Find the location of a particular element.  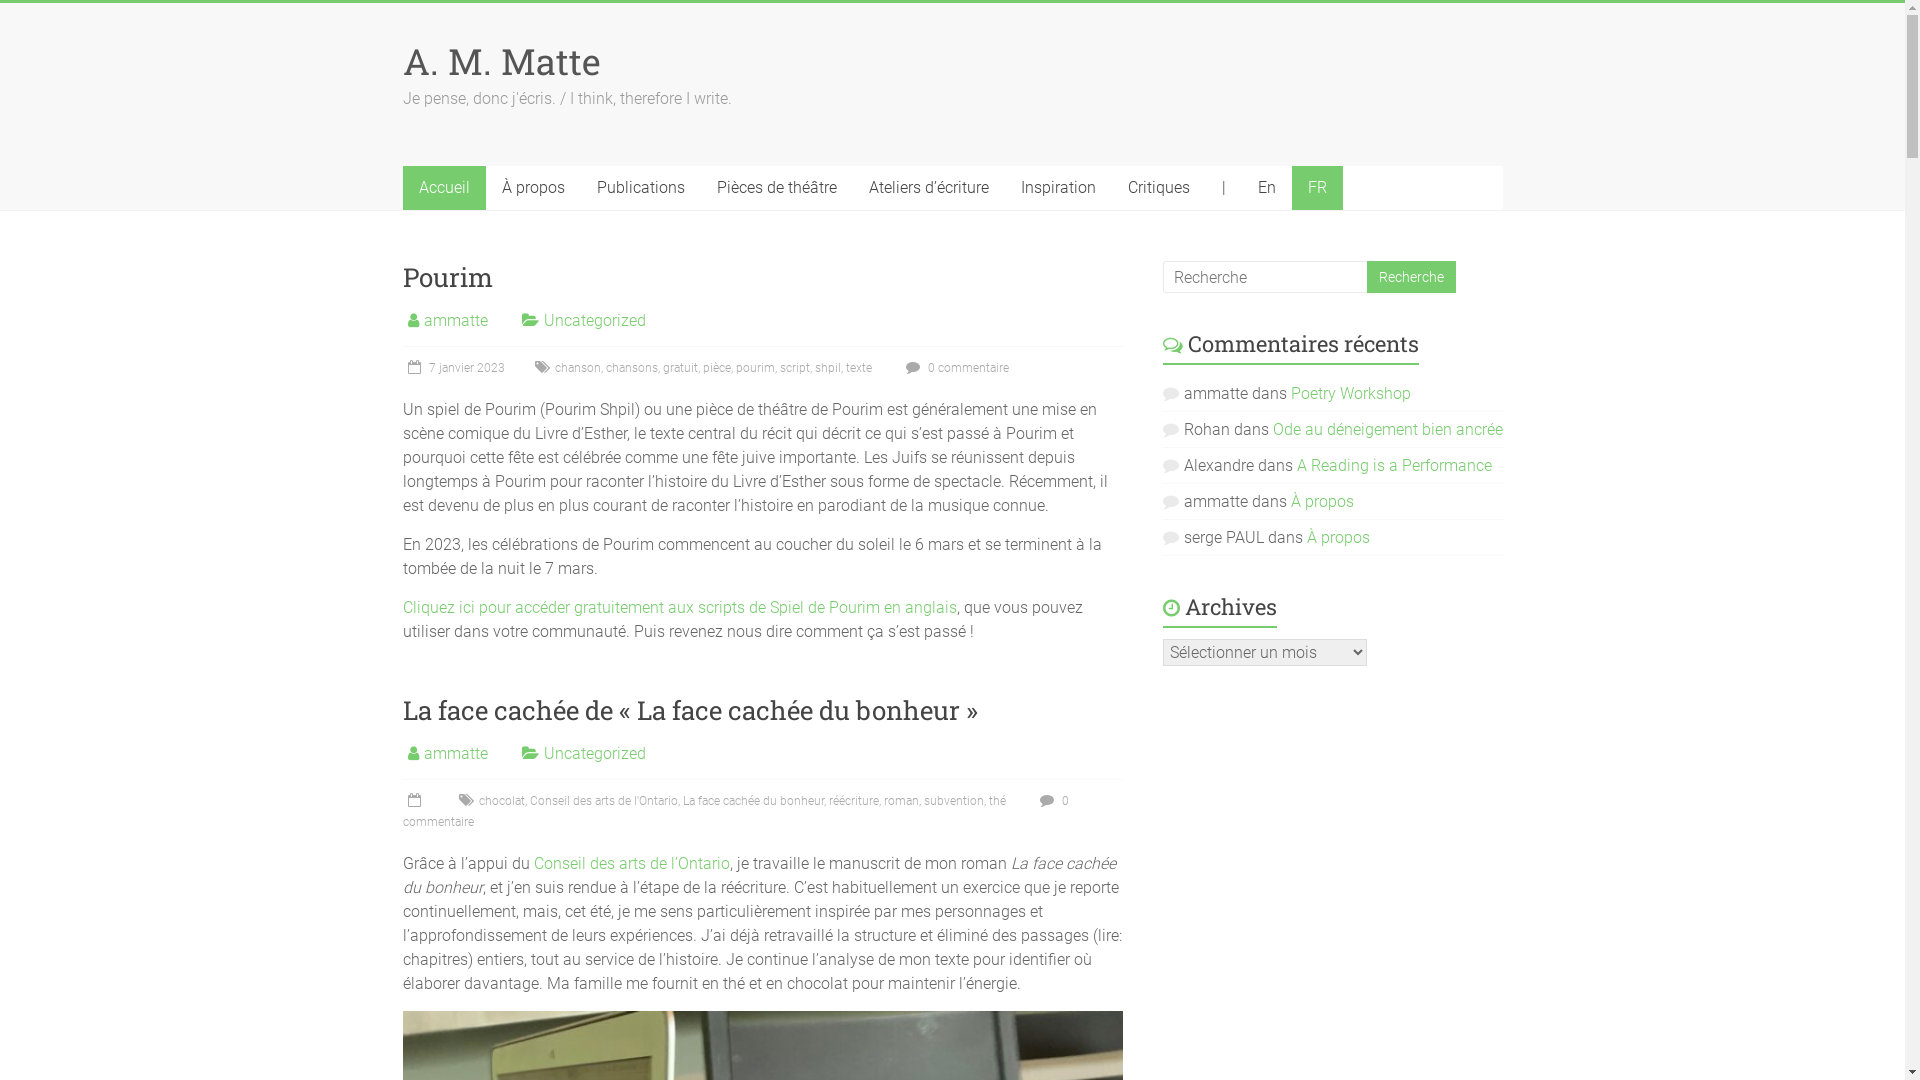

'chocolat' is located at coordinates (500, 800).